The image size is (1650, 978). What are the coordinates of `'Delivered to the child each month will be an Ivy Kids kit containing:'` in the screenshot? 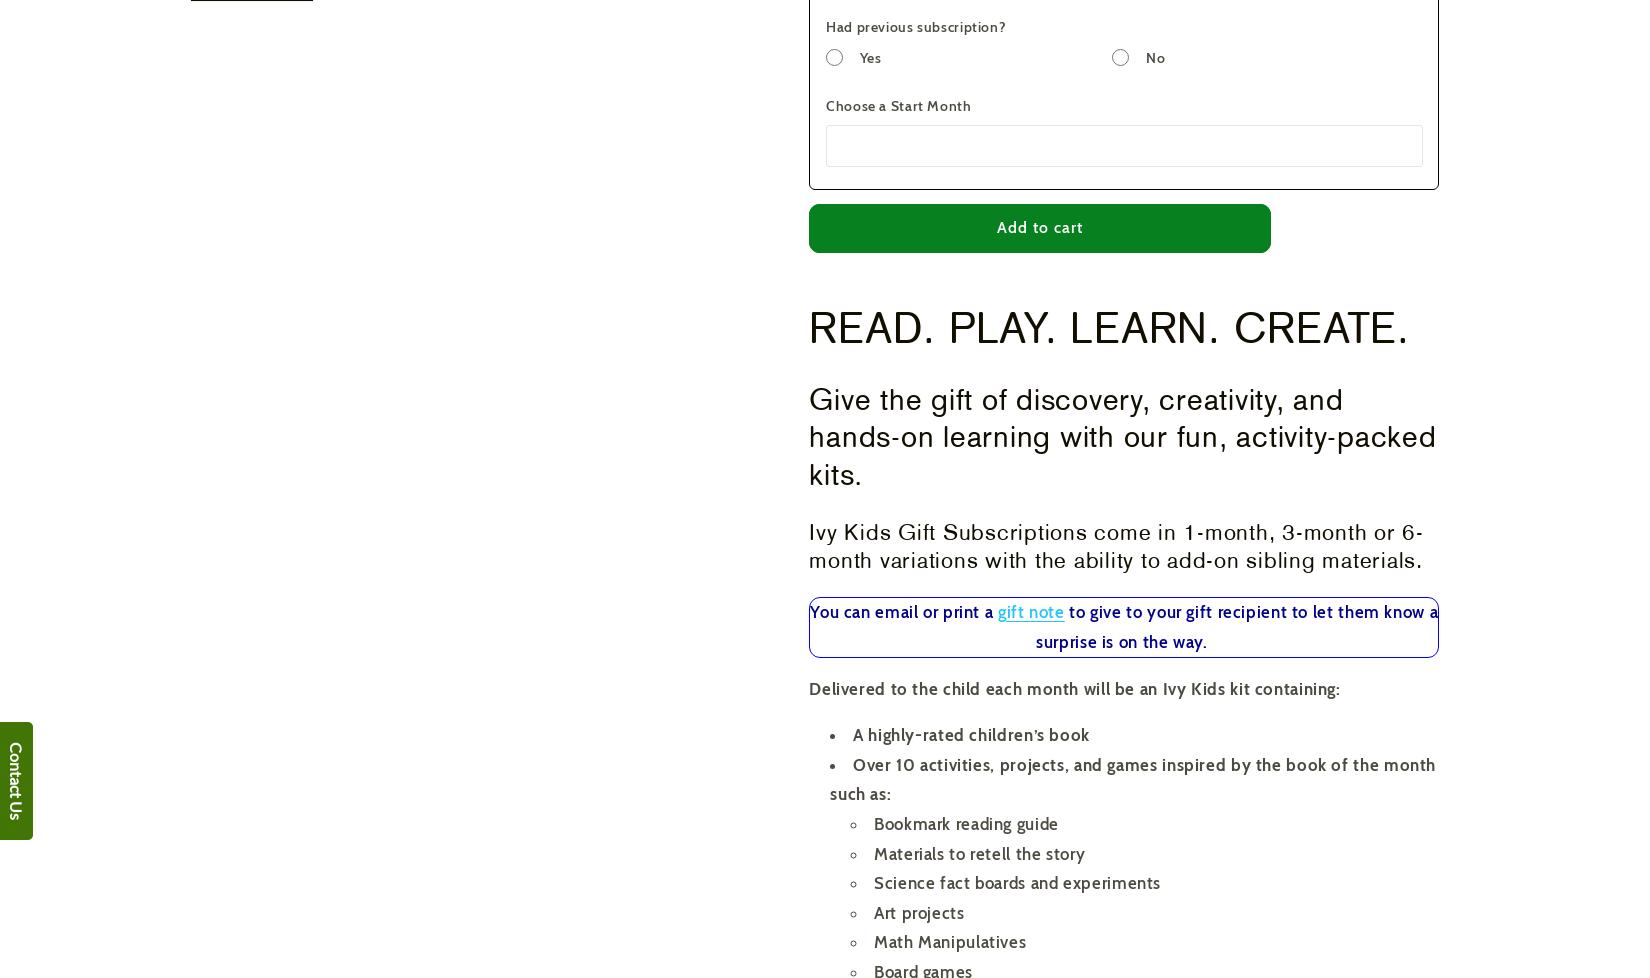 It's located at (1074, 688).